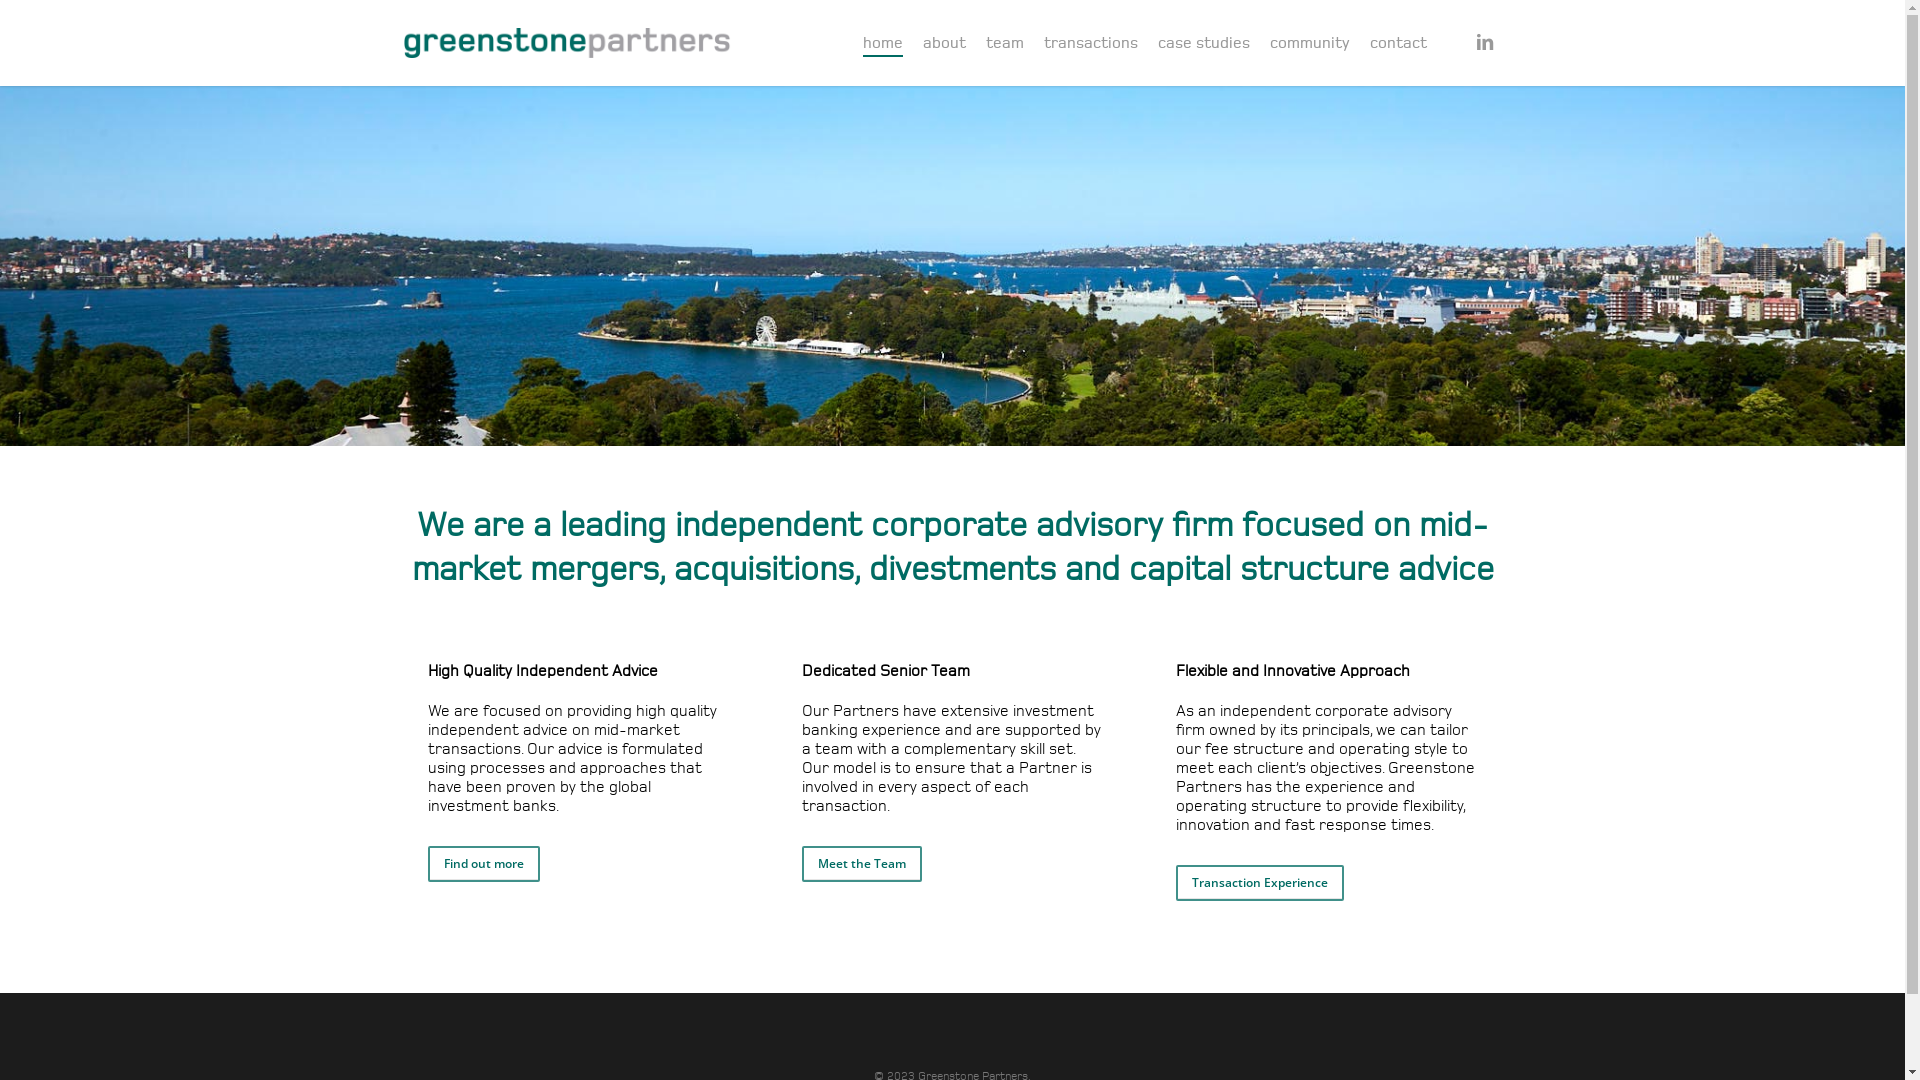 The height and width of the screenshot is (1080, 1920). What do you see at coordinates (484, 863) in the screenshot?
I see `'Find out more'` at bounding box center [484, 863].